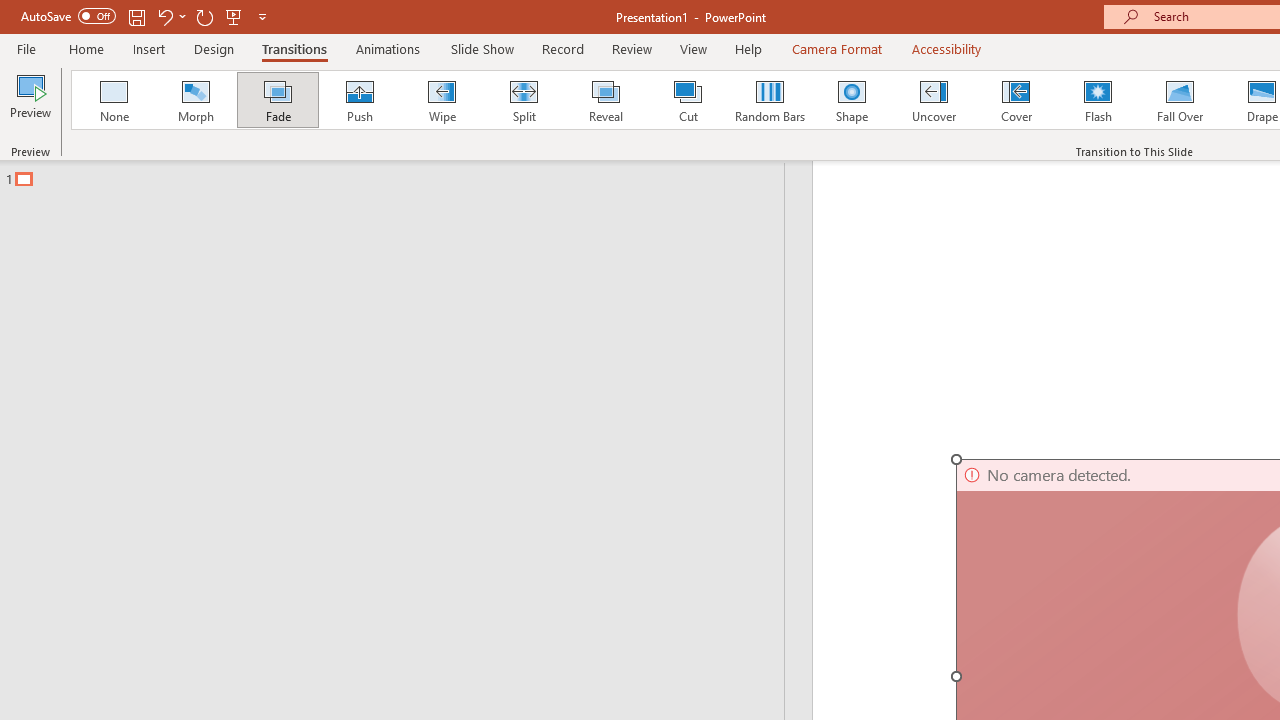 The height and width of the screenshot is (720, 1280). What do you see at coordinates (1180, 100) in the screenshot?
I see `'Fall Over'` at bounding box center [1180, 100].